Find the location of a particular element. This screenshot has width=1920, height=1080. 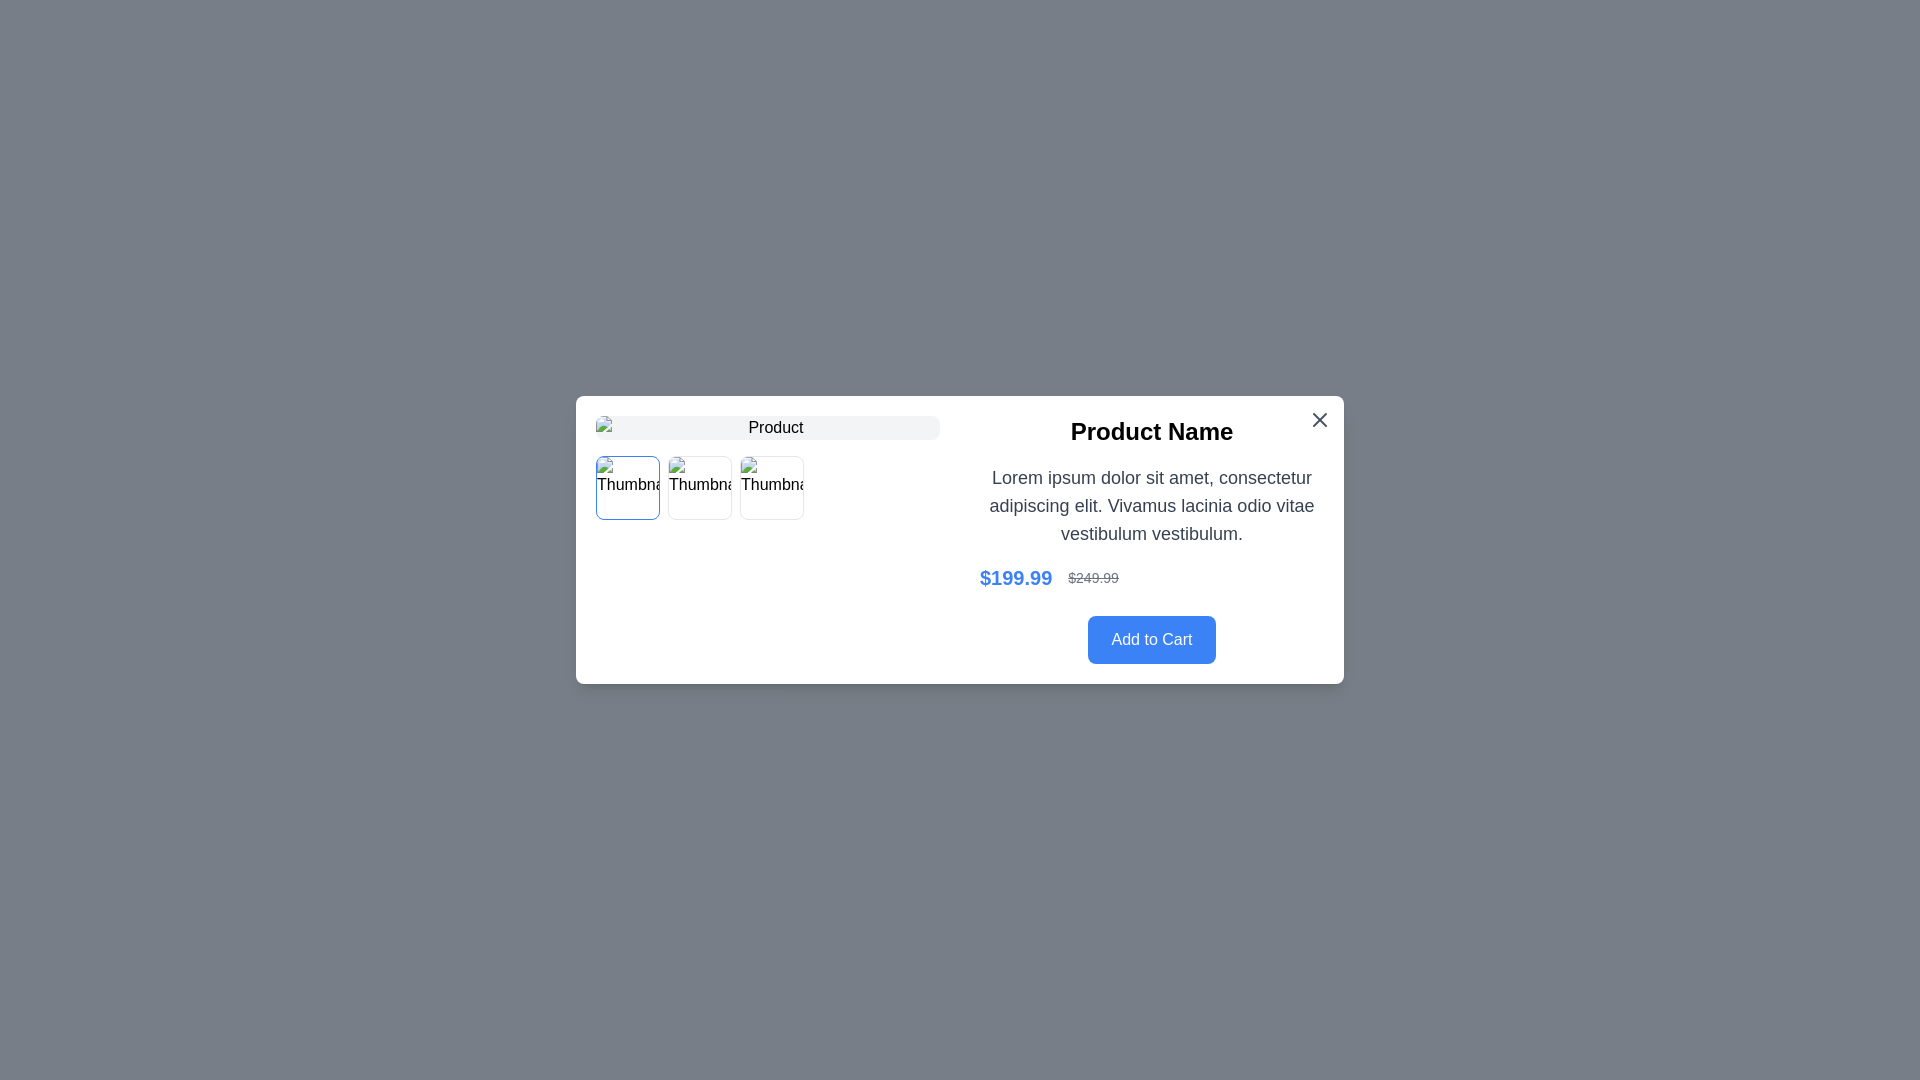

the text block displaying the paragraph styled in large gray font, located below the 'Product Name' heading and above the pricing information is located at coordinates (1152, 504).